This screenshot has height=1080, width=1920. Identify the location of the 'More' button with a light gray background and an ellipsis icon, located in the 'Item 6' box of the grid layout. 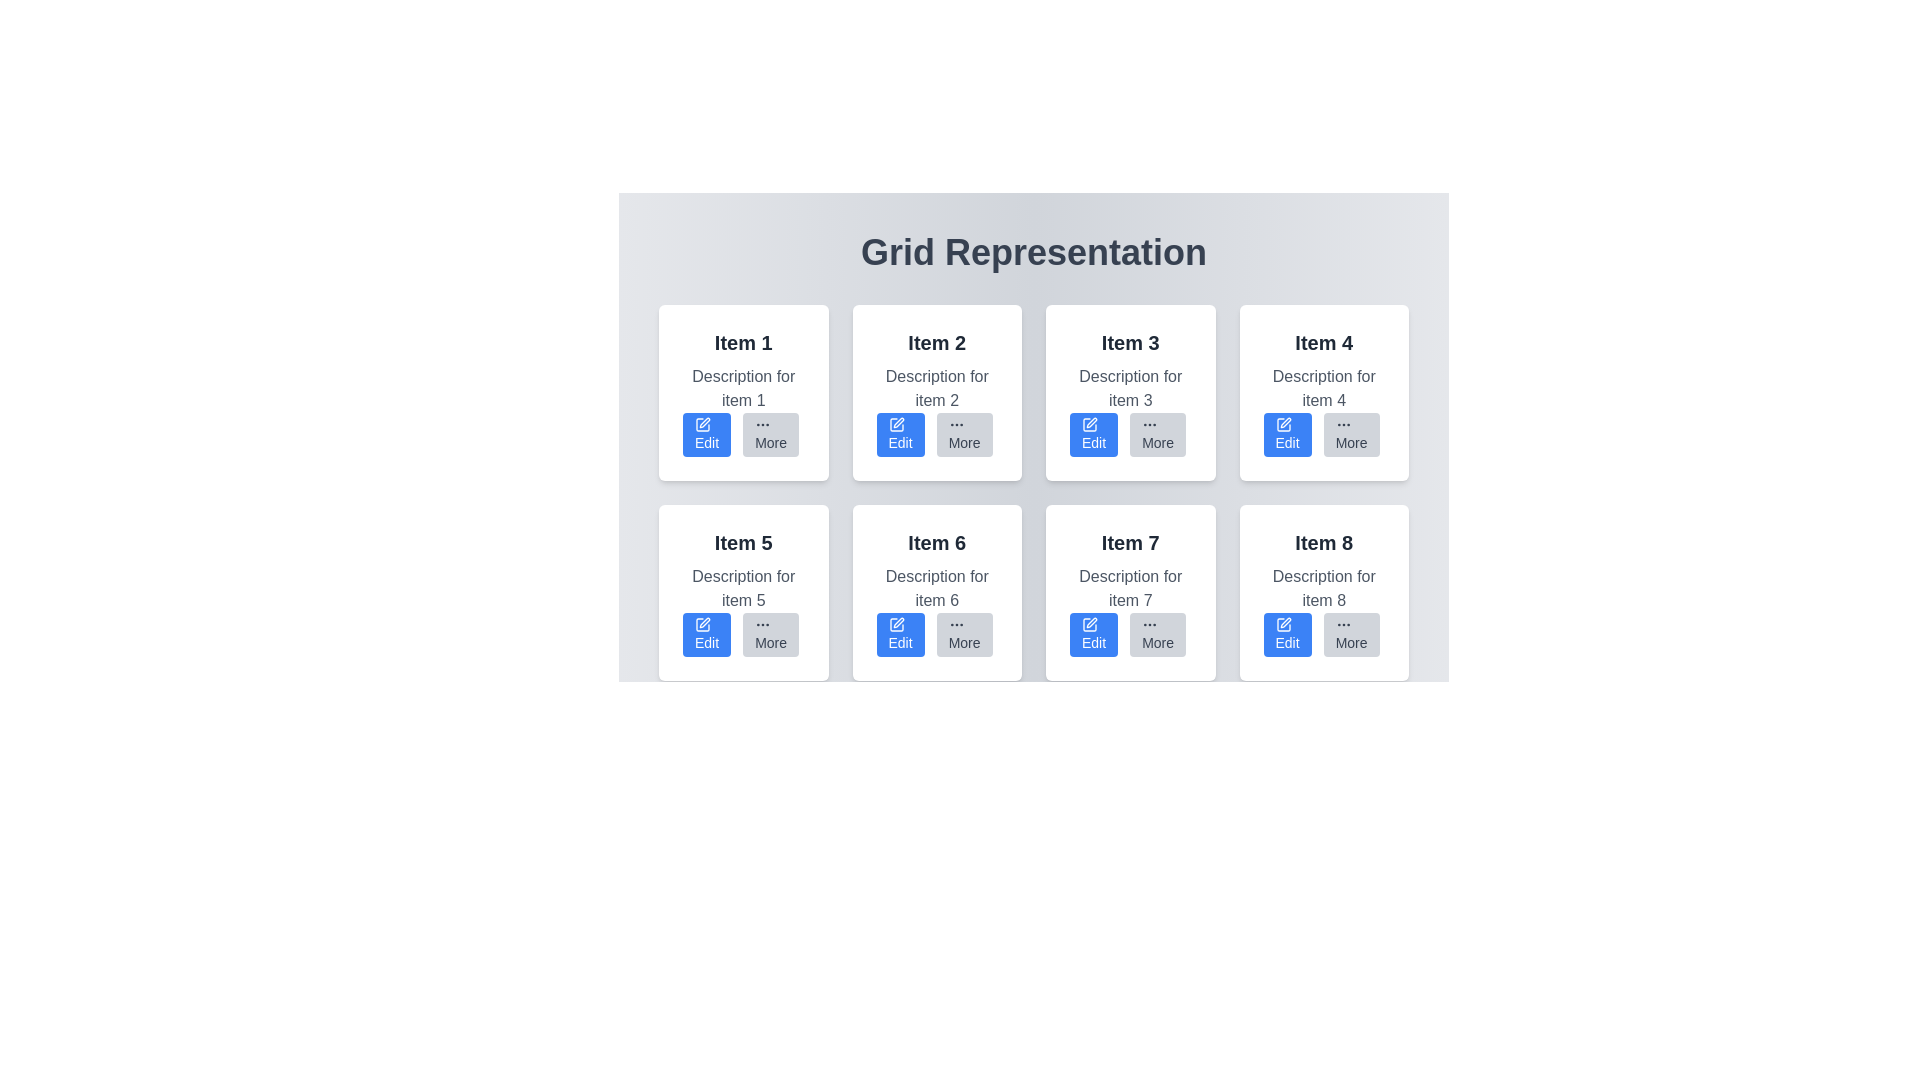
(964, 635).